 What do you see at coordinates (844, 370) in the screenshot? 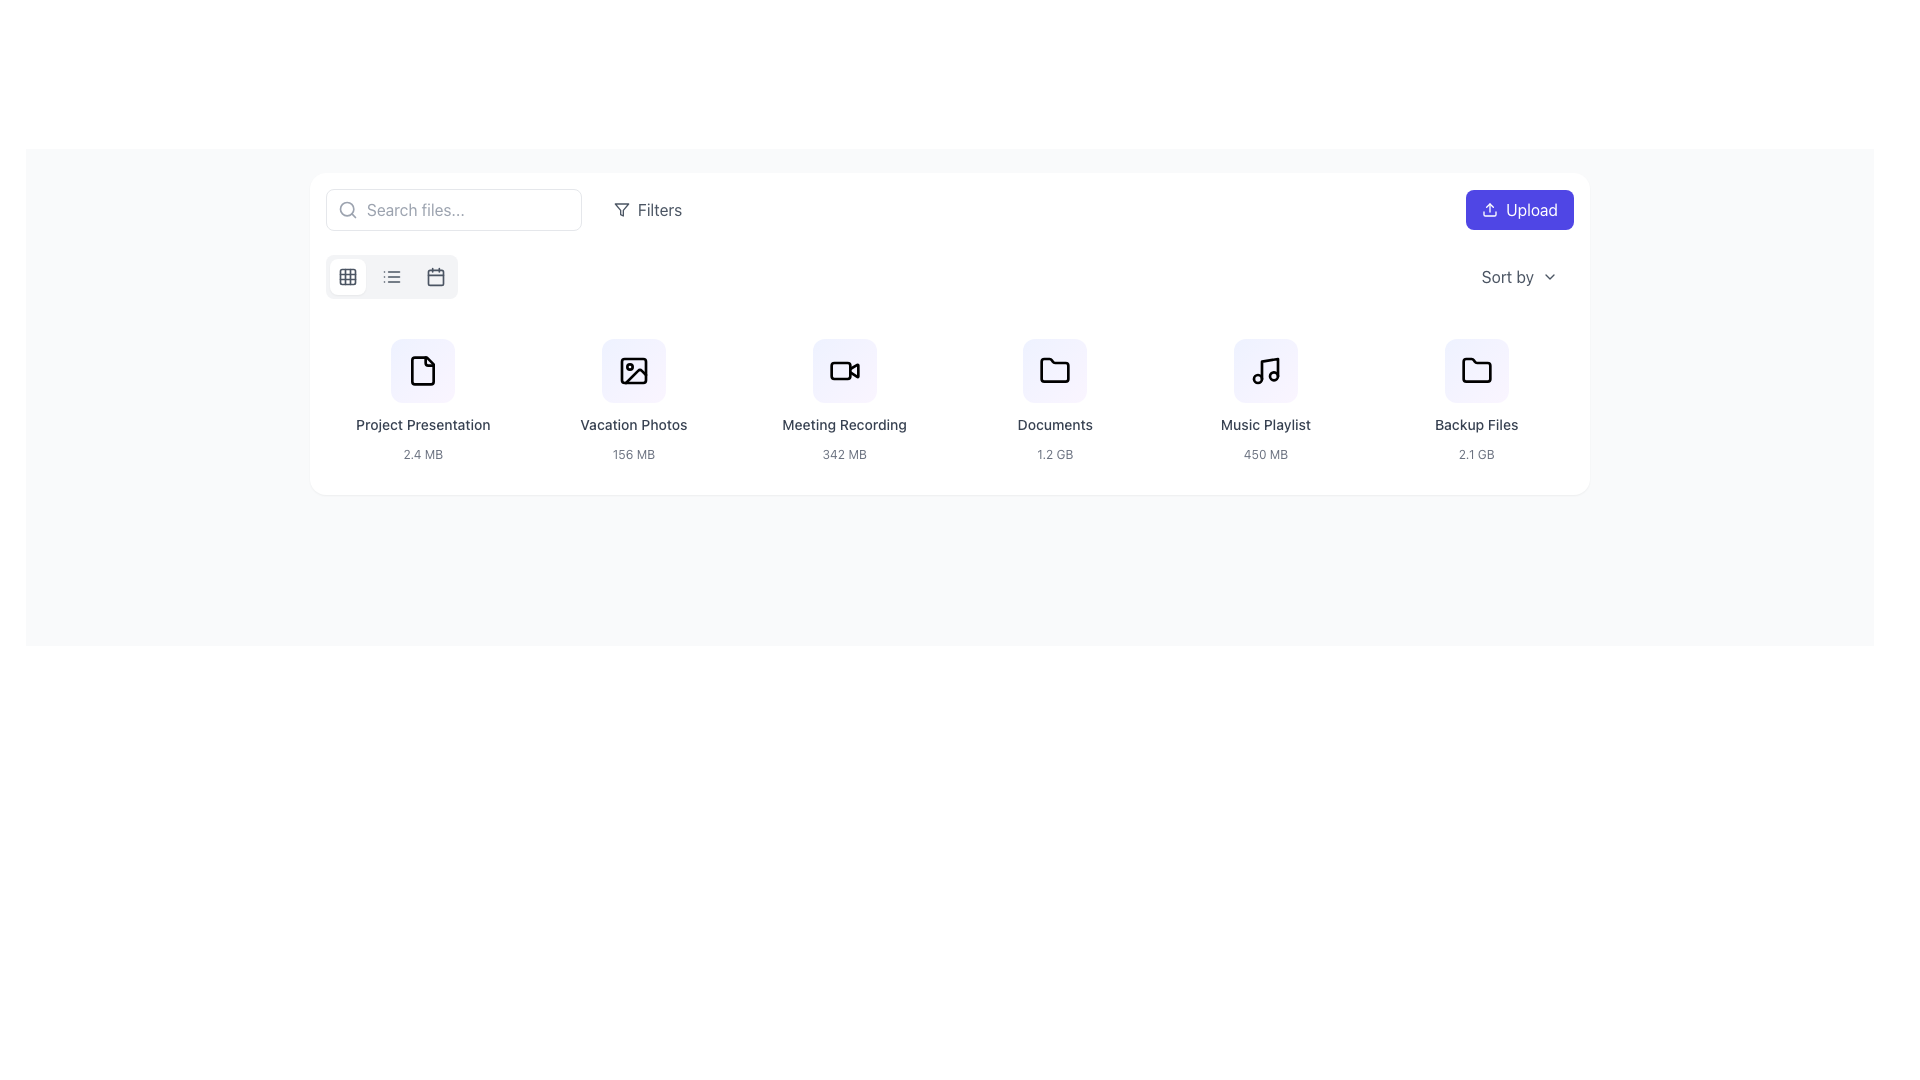
I see `the video camera icon located at the top-center of the 'Meeting Recording' file preview, which is the third card in the horizontal row of file previews` at bounding box center [844, 370].